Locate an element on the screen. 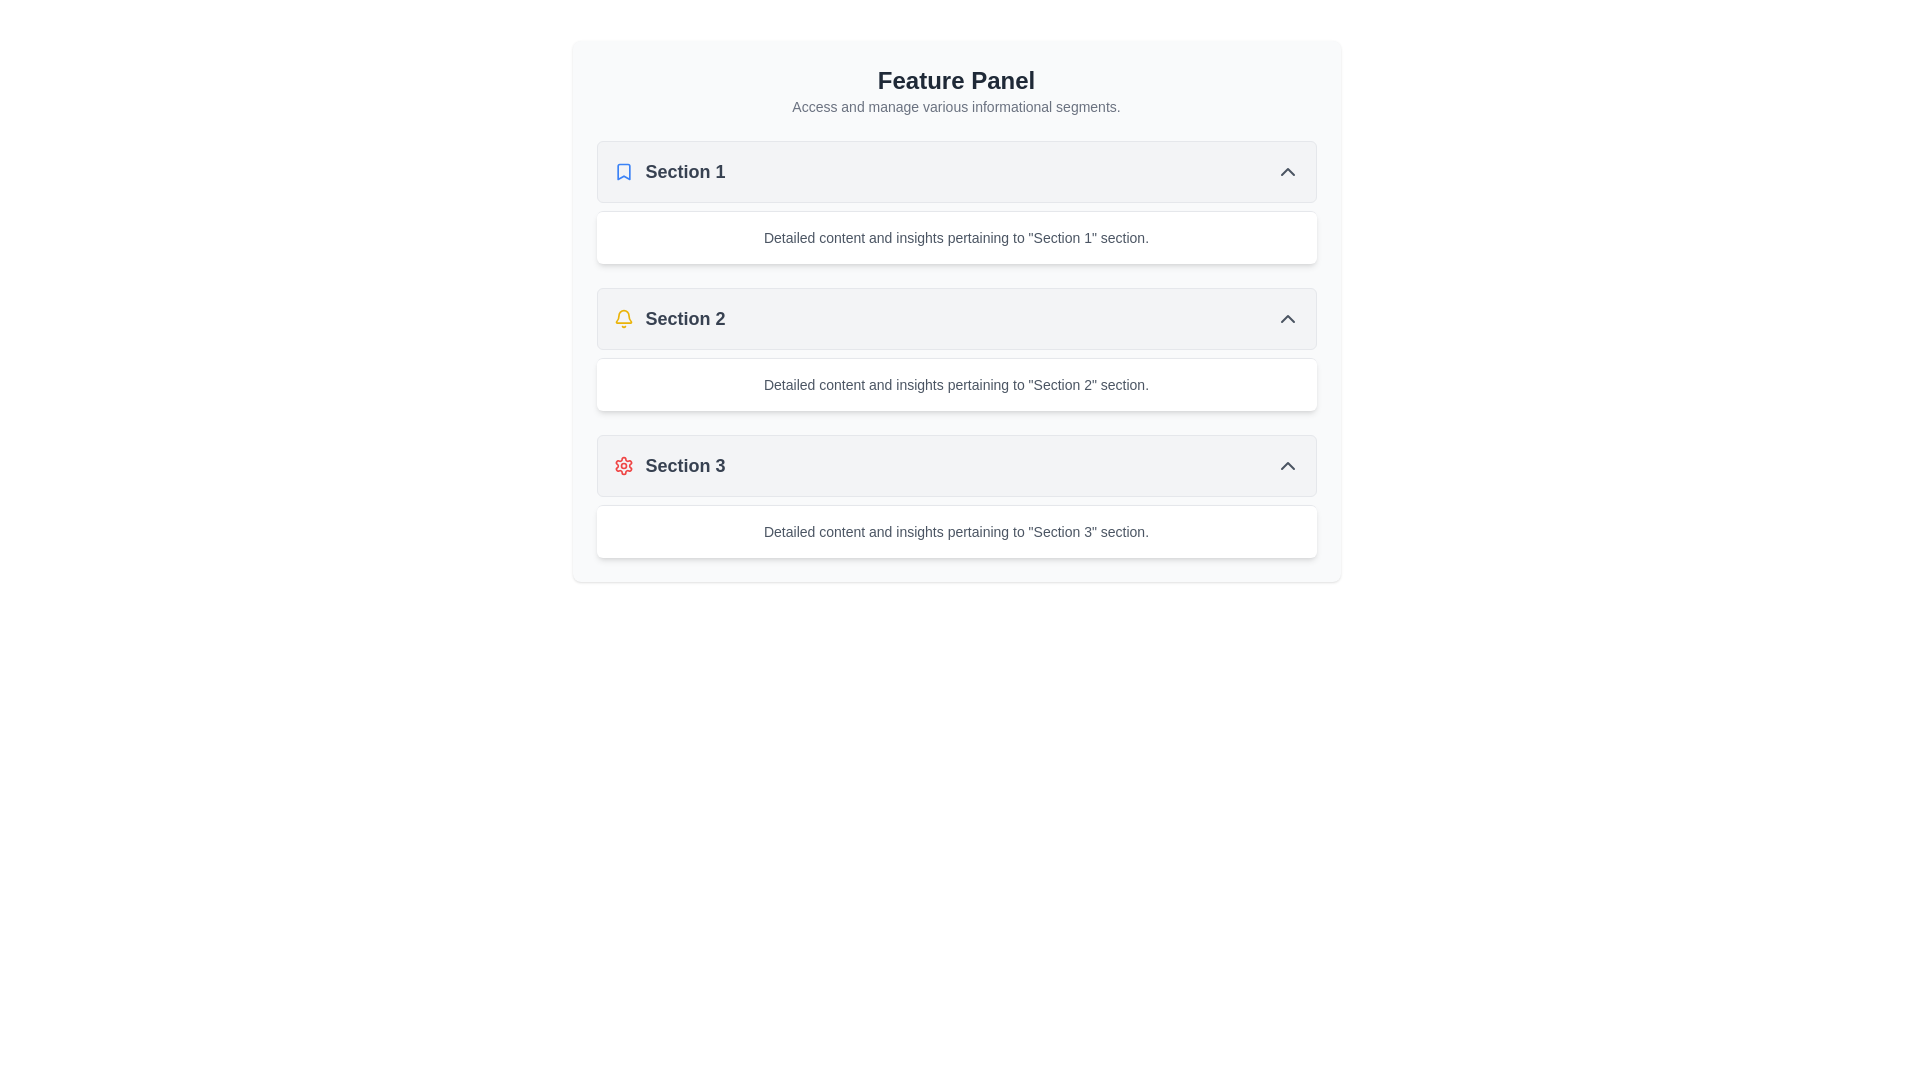  the bookmark icon located to the left of the bolded text label 'Section 1', which is the leftmost item in its group within a vertical list layout is located at coordinates (622, 171).